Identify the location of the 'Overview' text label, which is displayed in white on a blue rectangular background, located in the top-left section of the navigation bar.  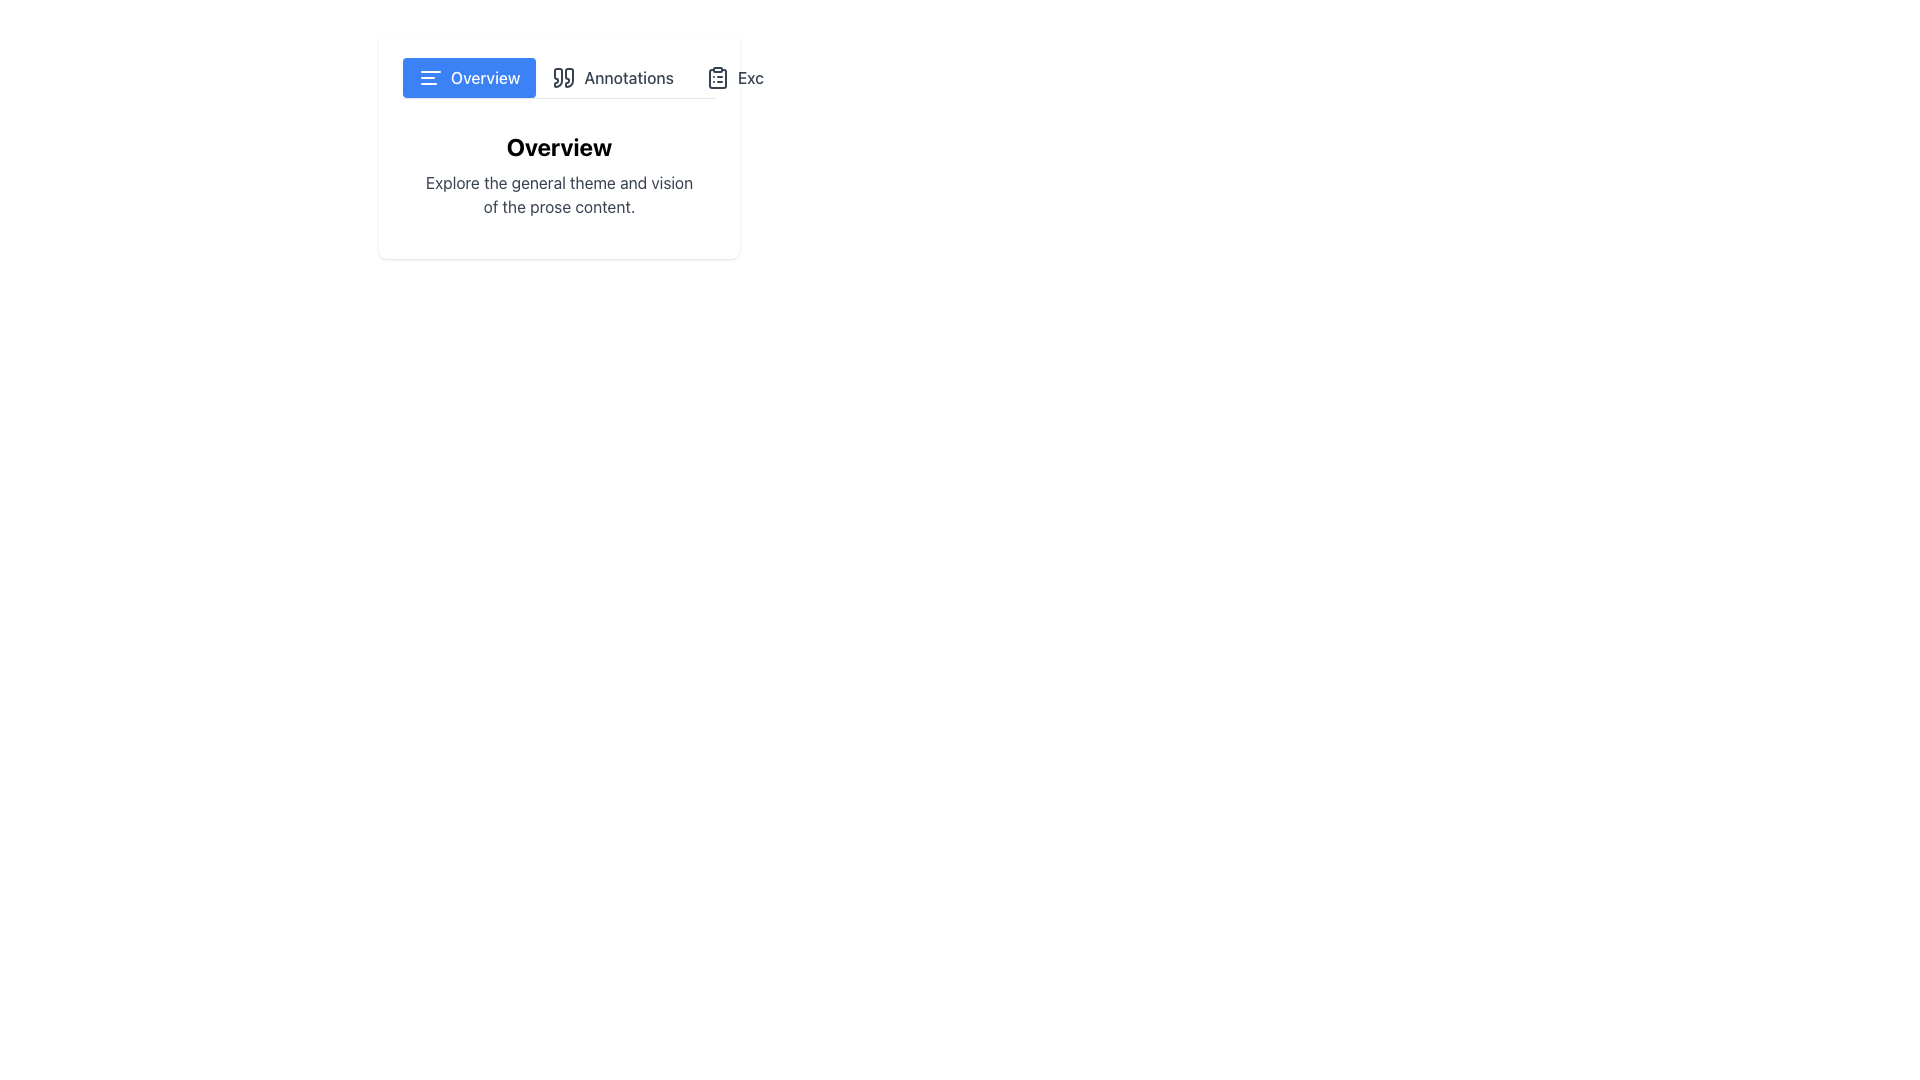
(485, 76).